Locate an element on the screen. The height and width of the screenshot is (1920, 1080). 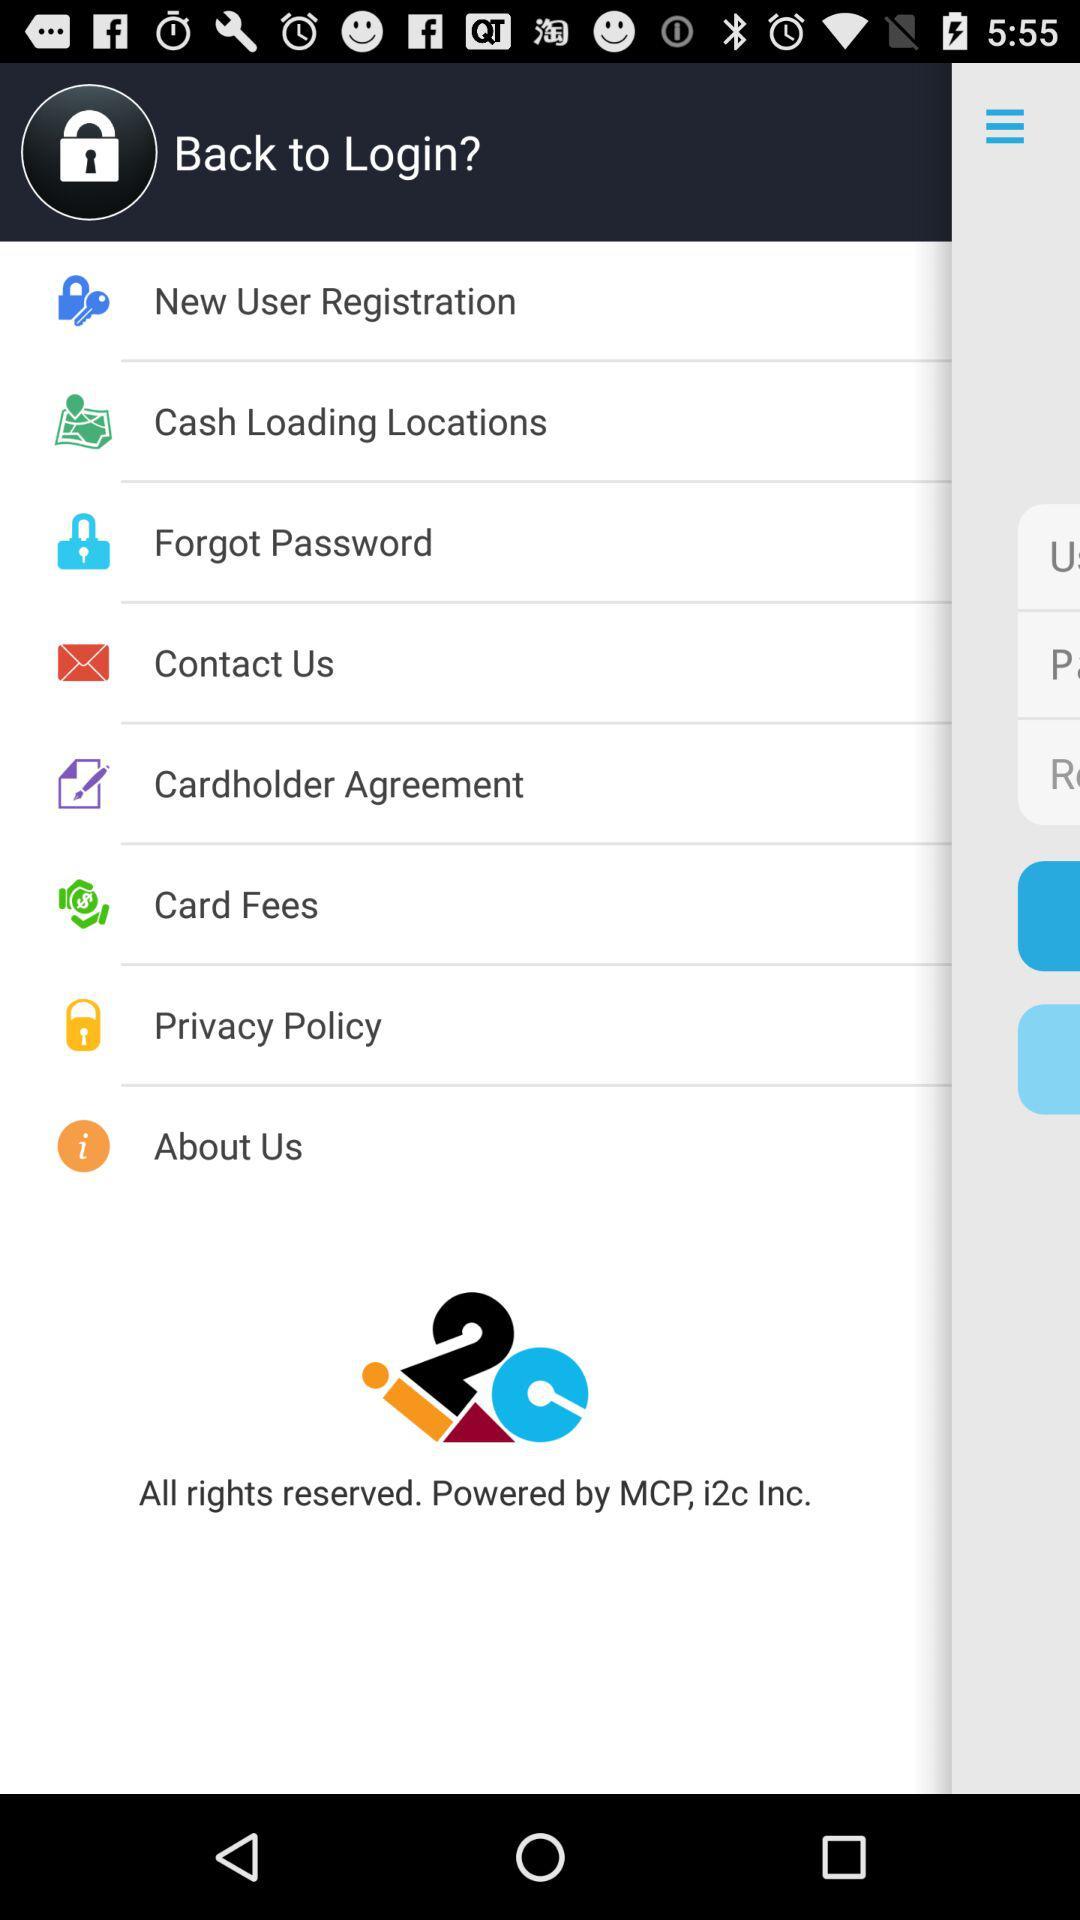
the card fees item is located at coordinates (552, 902).